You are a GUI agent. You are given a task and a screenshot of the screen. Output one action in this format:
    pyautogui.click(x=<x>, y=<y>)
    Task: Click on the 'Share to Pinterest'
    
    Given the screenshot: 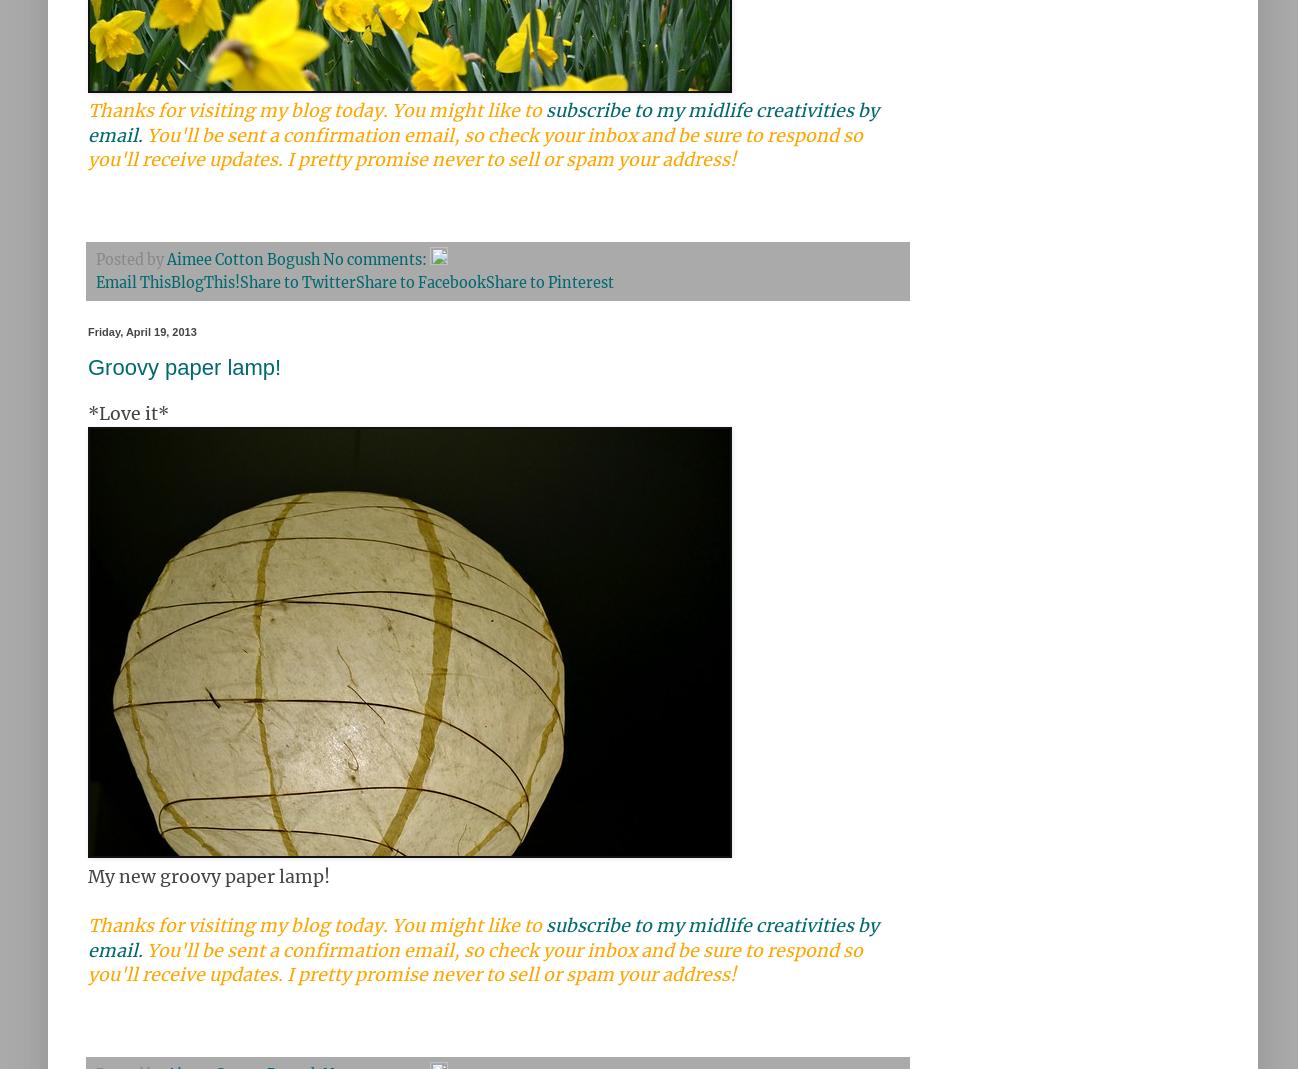 What is the action you would take?
    pyautogui.click(x=548, y=281)
    